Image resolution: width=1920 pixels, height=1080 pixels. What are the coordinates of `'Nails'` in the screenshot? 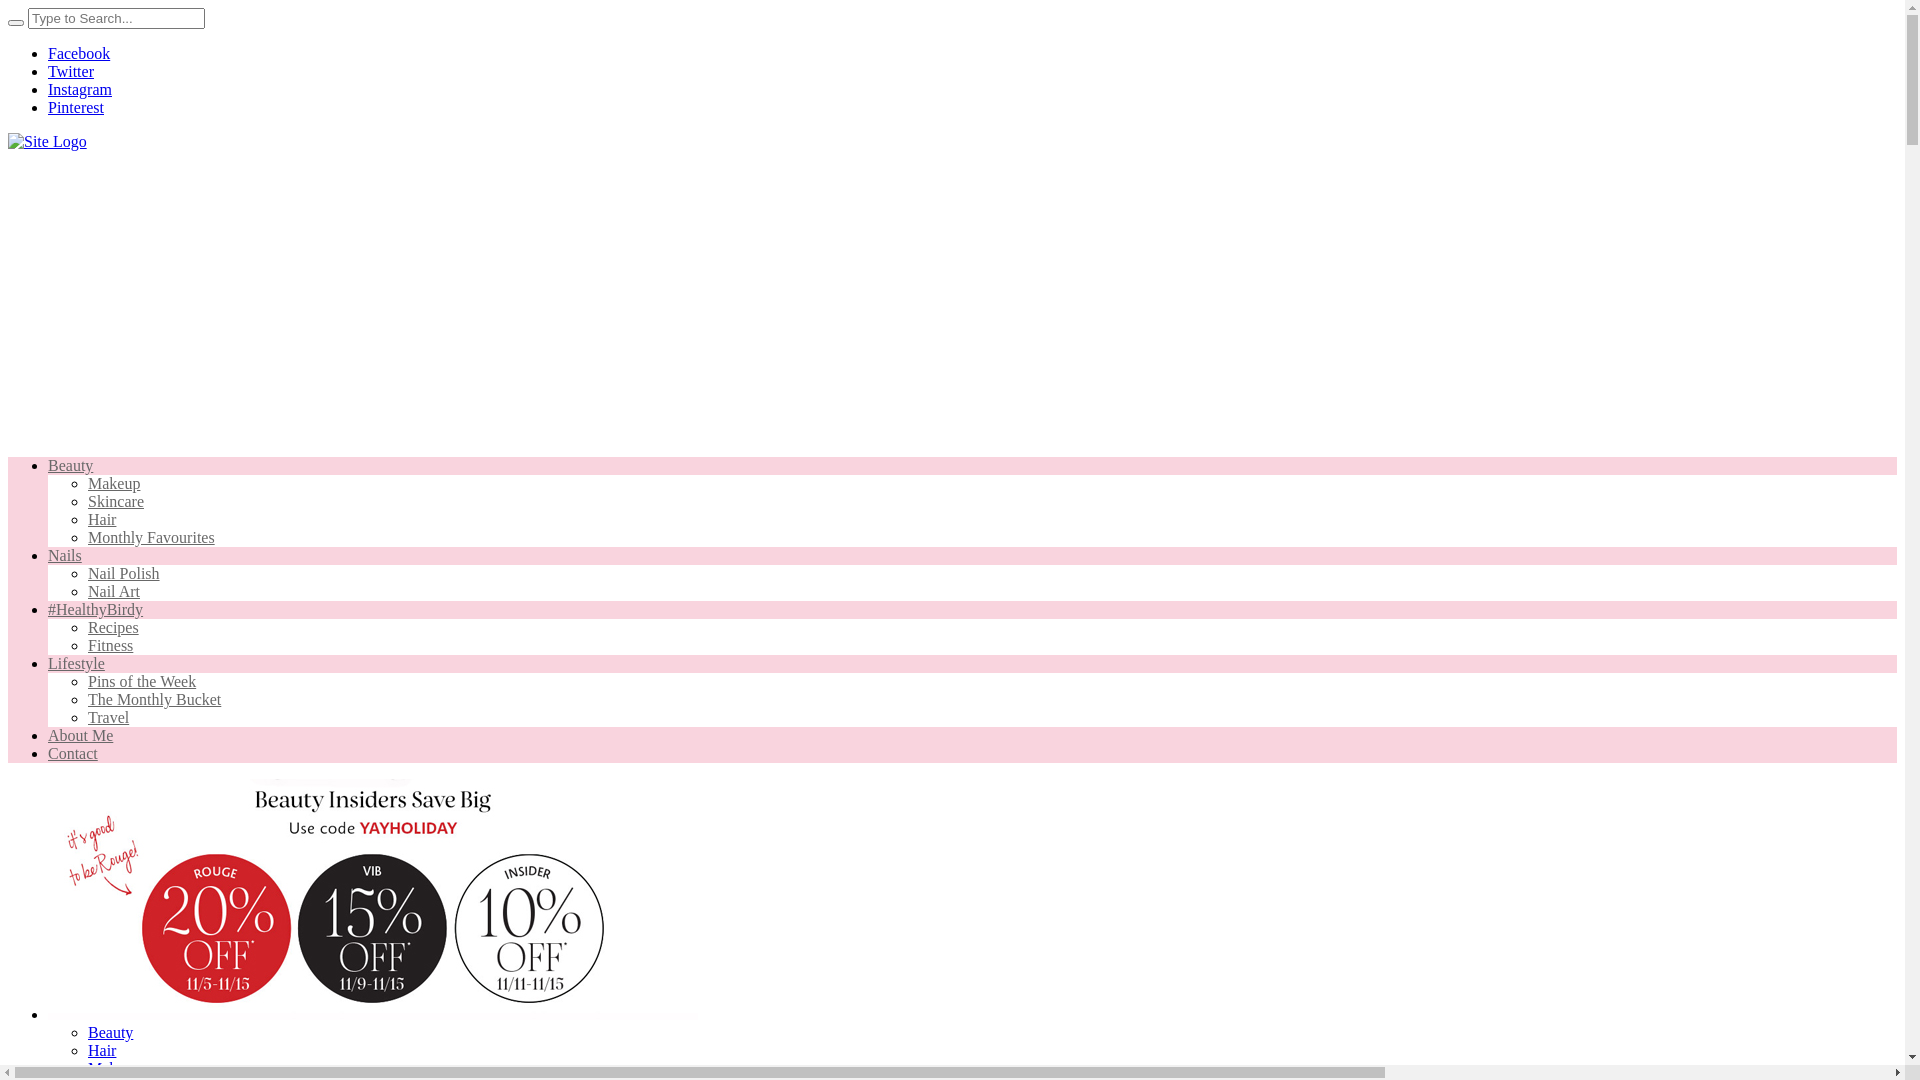 It's located at (65, 555).